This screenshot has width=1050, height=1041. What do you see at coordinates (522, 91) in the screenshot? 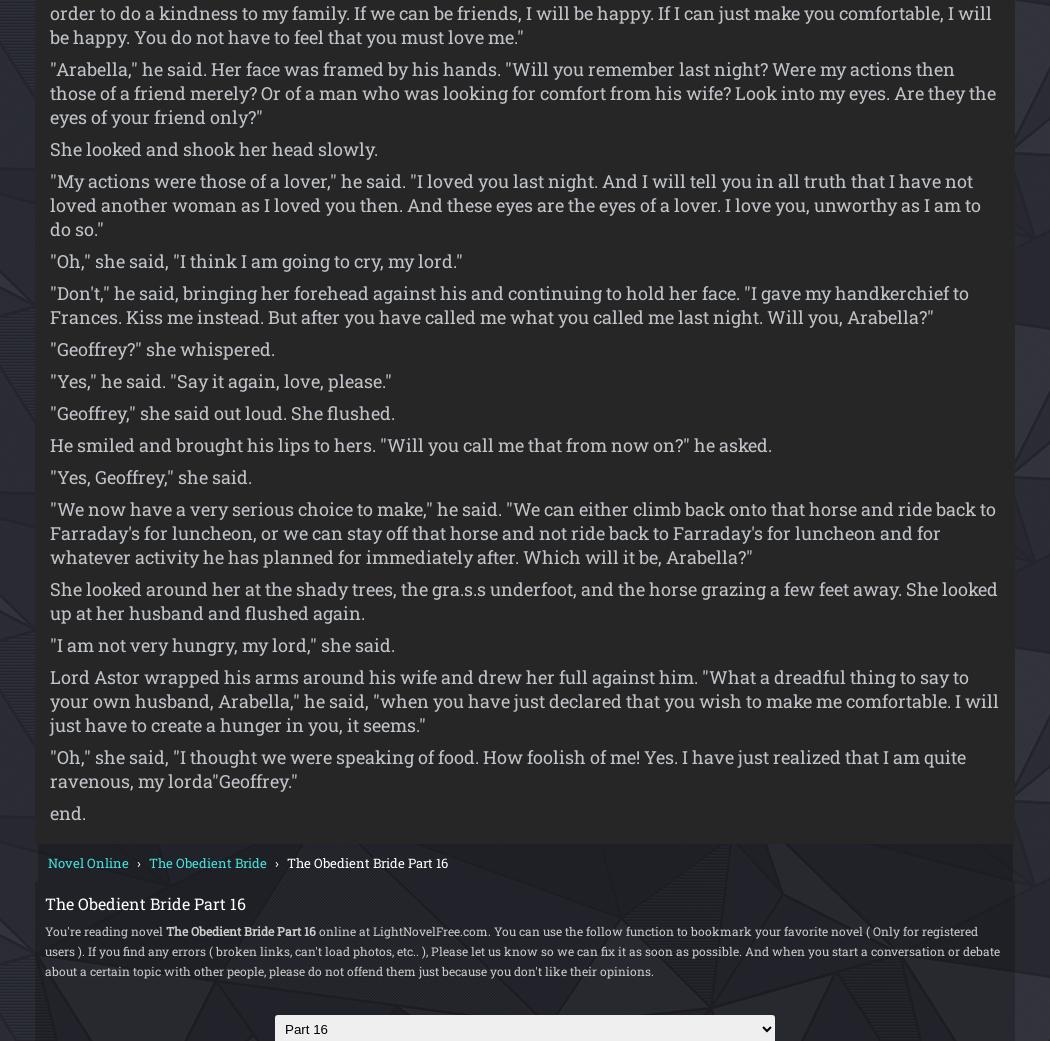
I see `'"Arabella," he said. Her face was framed by his hands. "Will you remember last night? Were my actions then those of a friend merely? Or of a man who was looking for comfort from his wife? Look into my eyes. Are they the eyes of your friend only?"'` at bounding box center [522, 91].